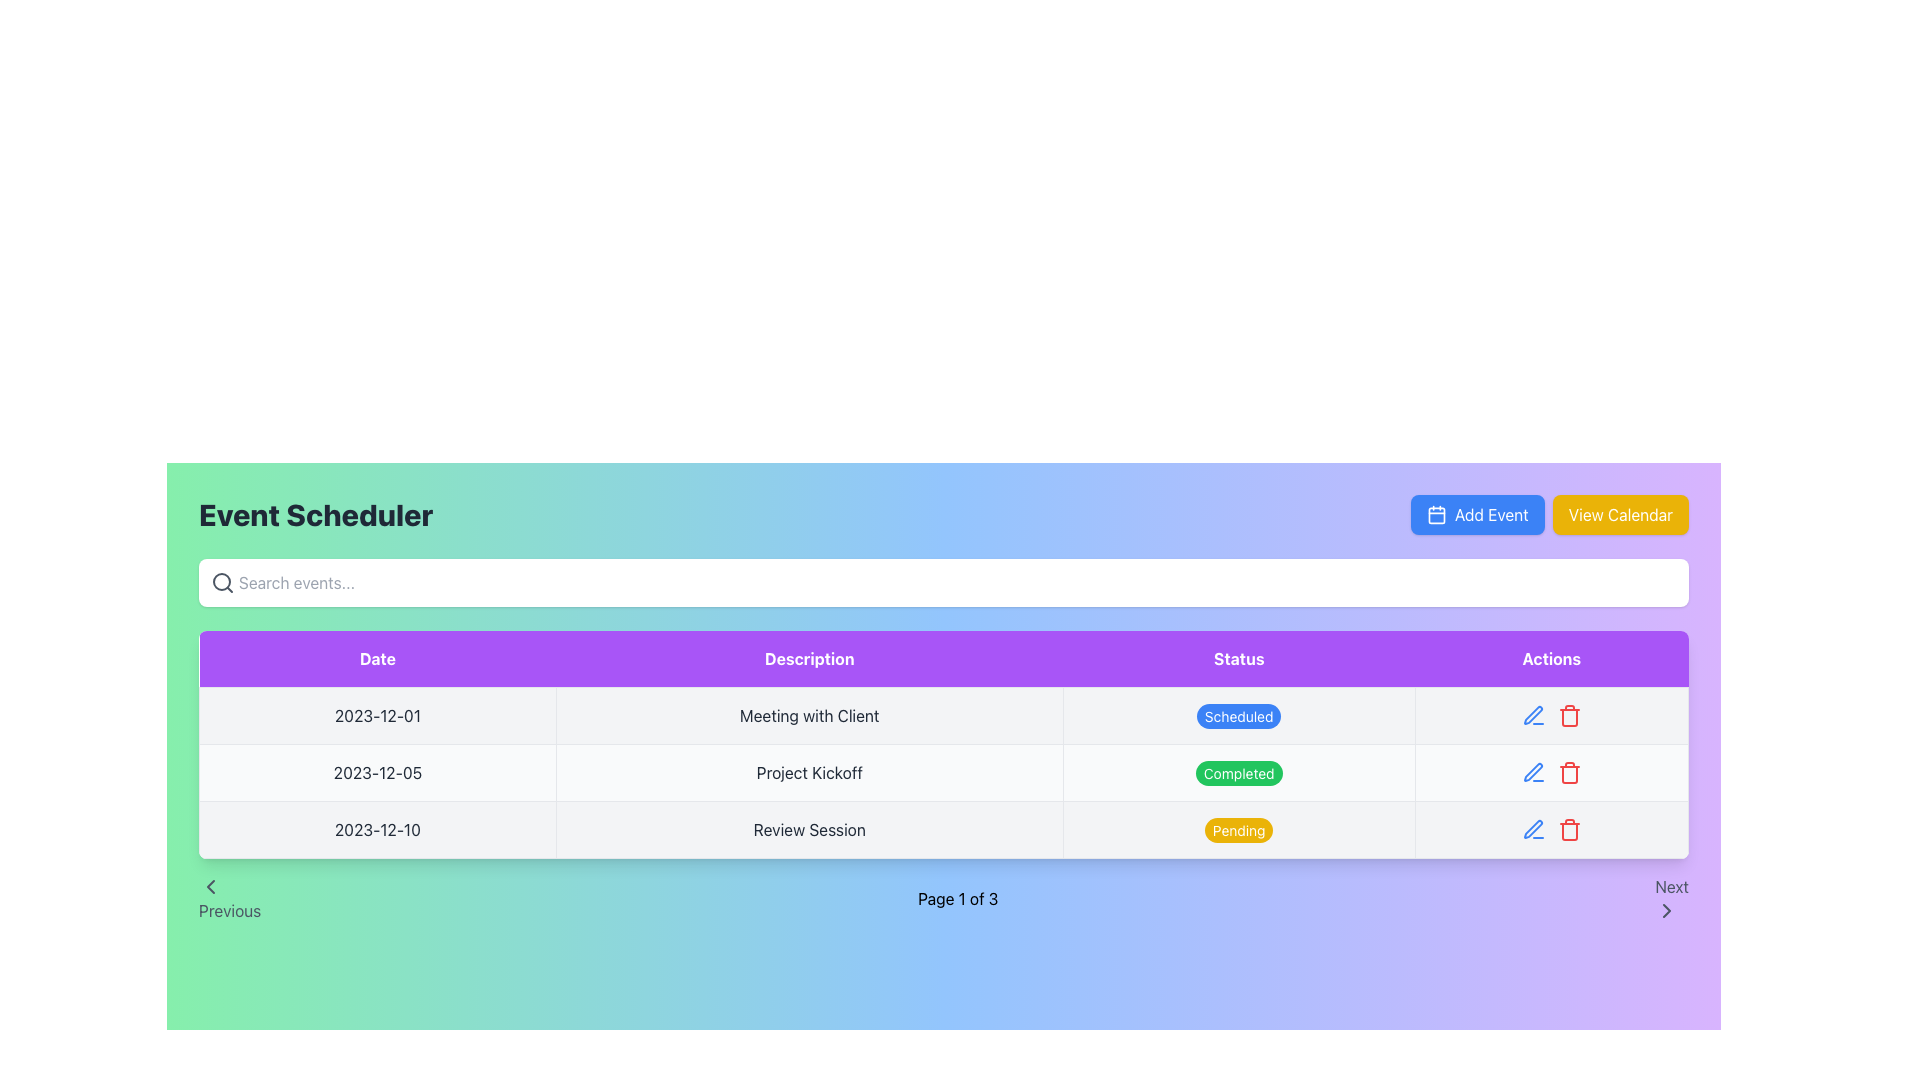  Describe the element at coordinates (1435, 514) in the screenshot. I see `the calendar icon located within the 'Add Event' button at the upper right of the application interface` at that location.